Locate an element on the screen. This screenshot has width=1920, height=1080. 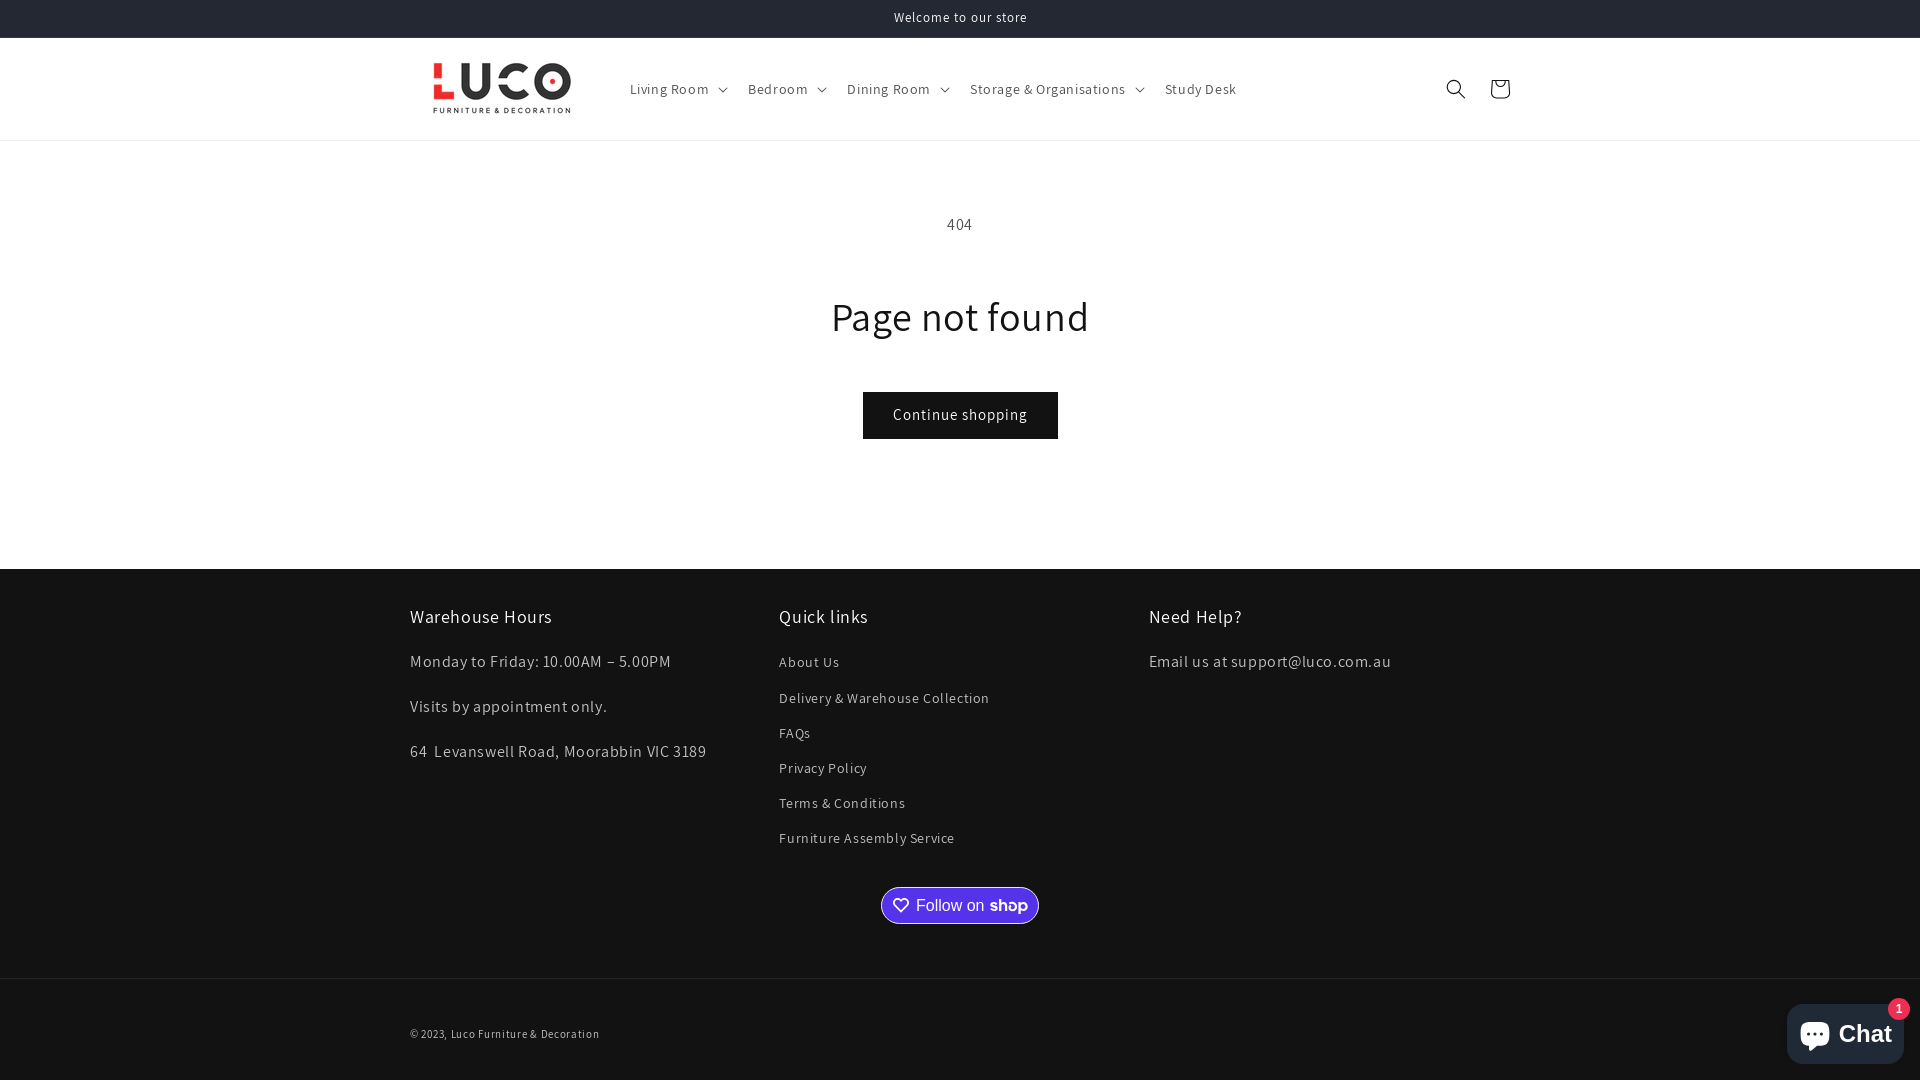
'Continue shopping' is located at coordinates (958, 414).